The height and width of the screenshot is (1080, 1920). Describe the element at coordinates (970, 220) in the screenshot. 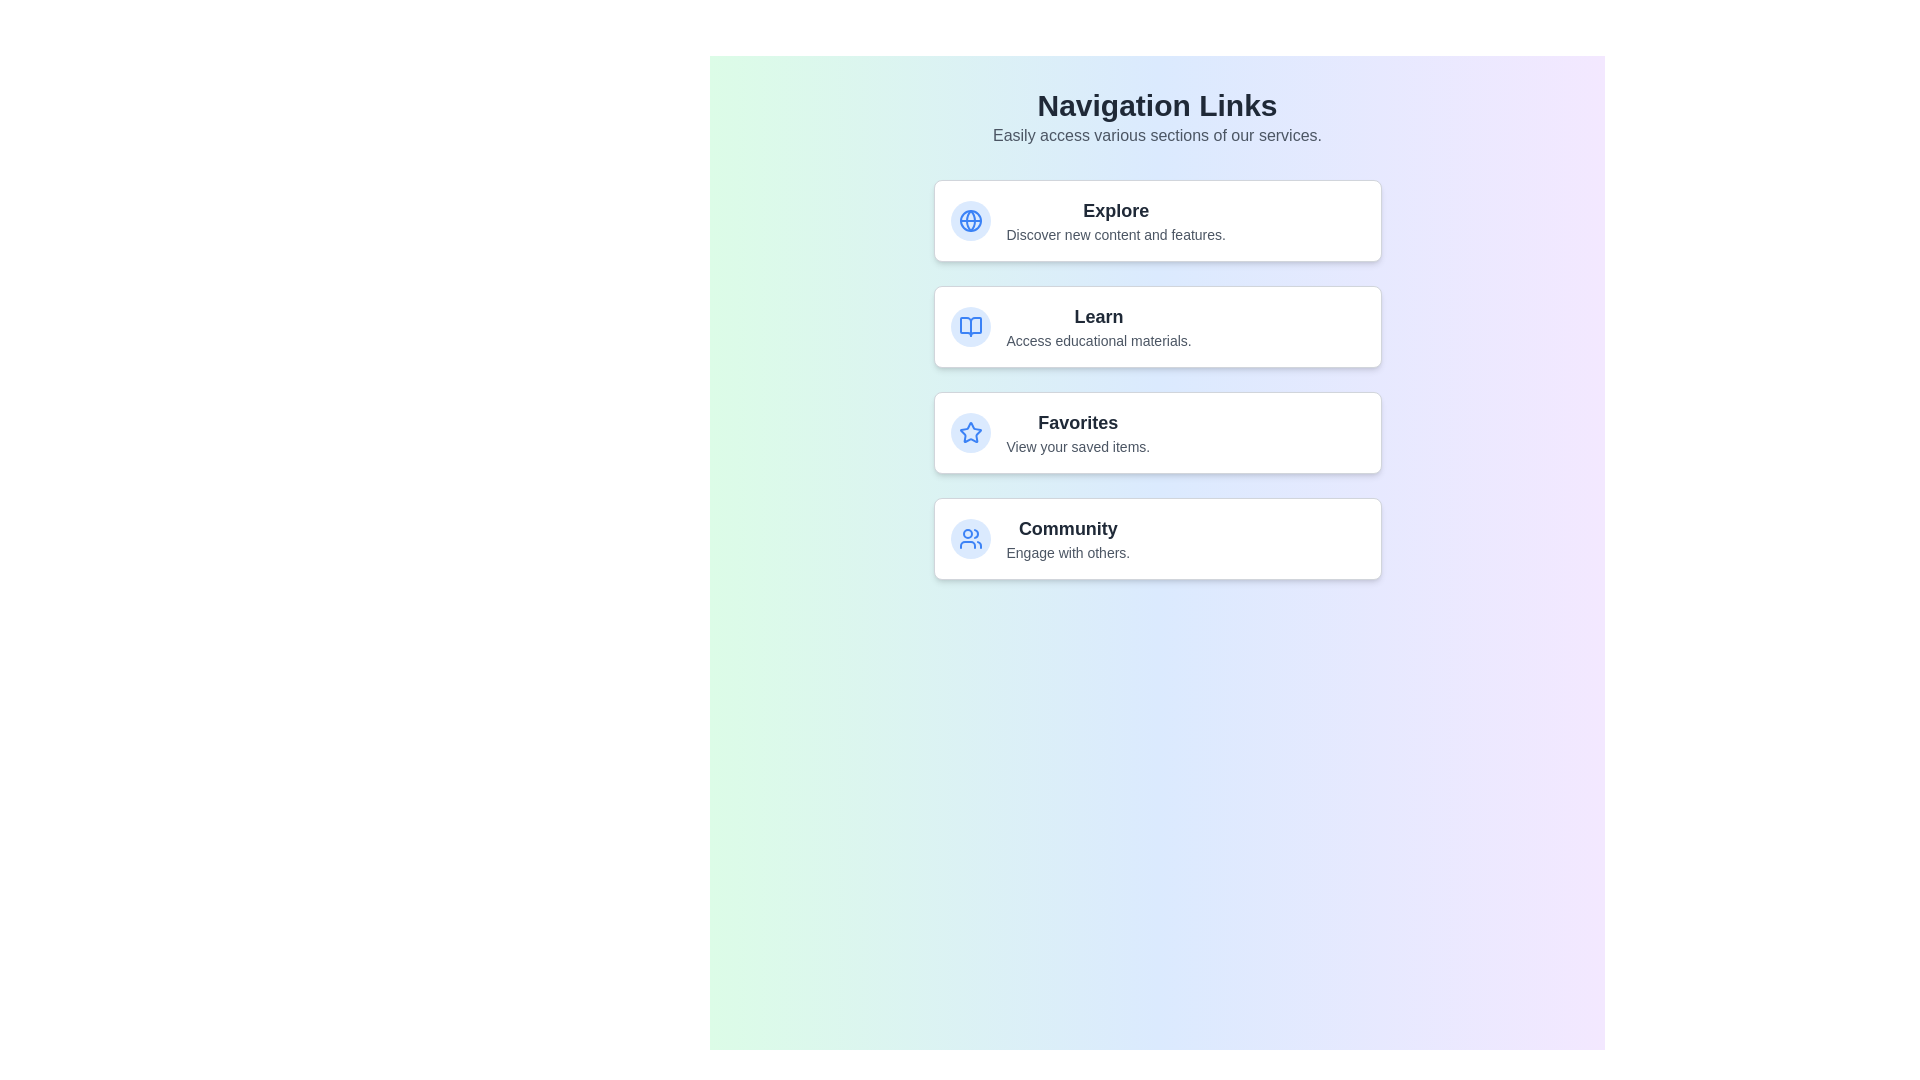

I see `the globe-shaped SVG icon with a blue color scheme located inside the blue circular background at the top left of the 'Explore' list item` at that location.